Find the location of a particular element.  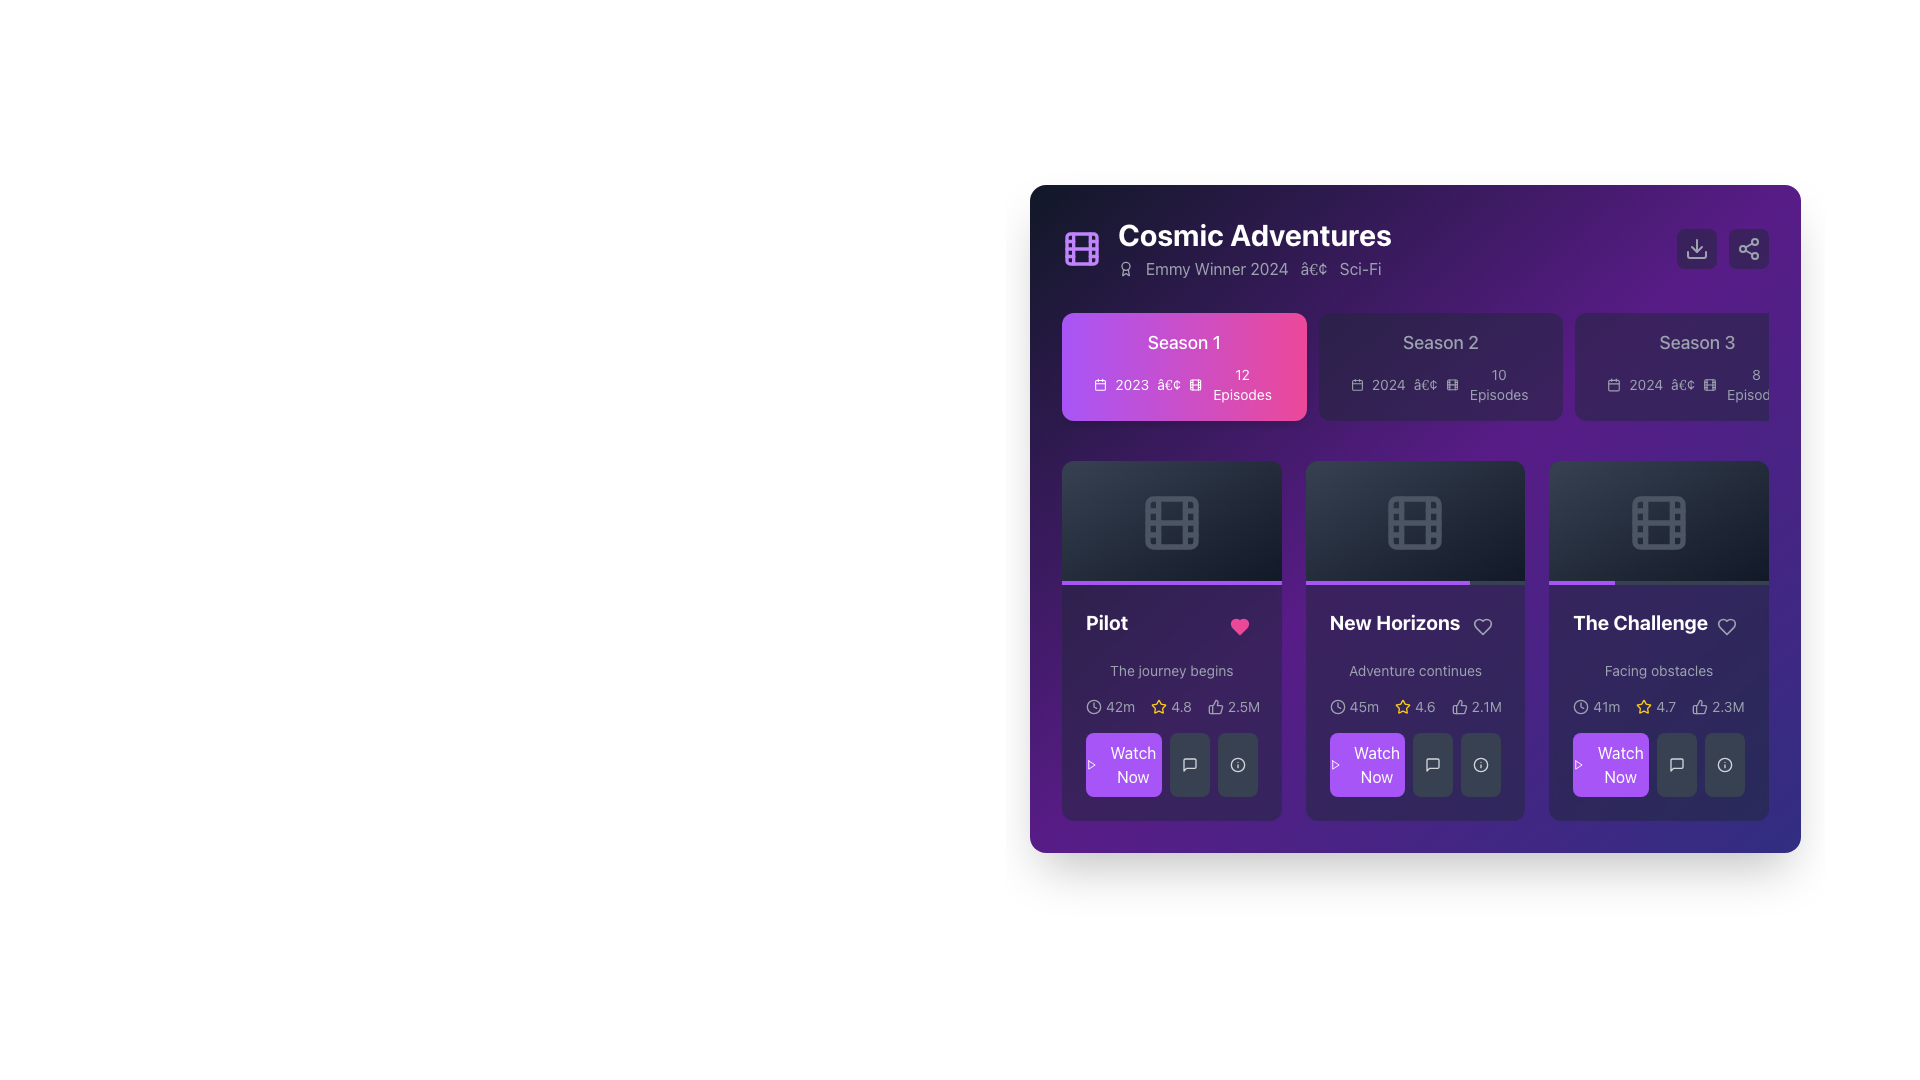

the progress bar at the bottom edge of the card interface is located at coordinates (1171, 582).